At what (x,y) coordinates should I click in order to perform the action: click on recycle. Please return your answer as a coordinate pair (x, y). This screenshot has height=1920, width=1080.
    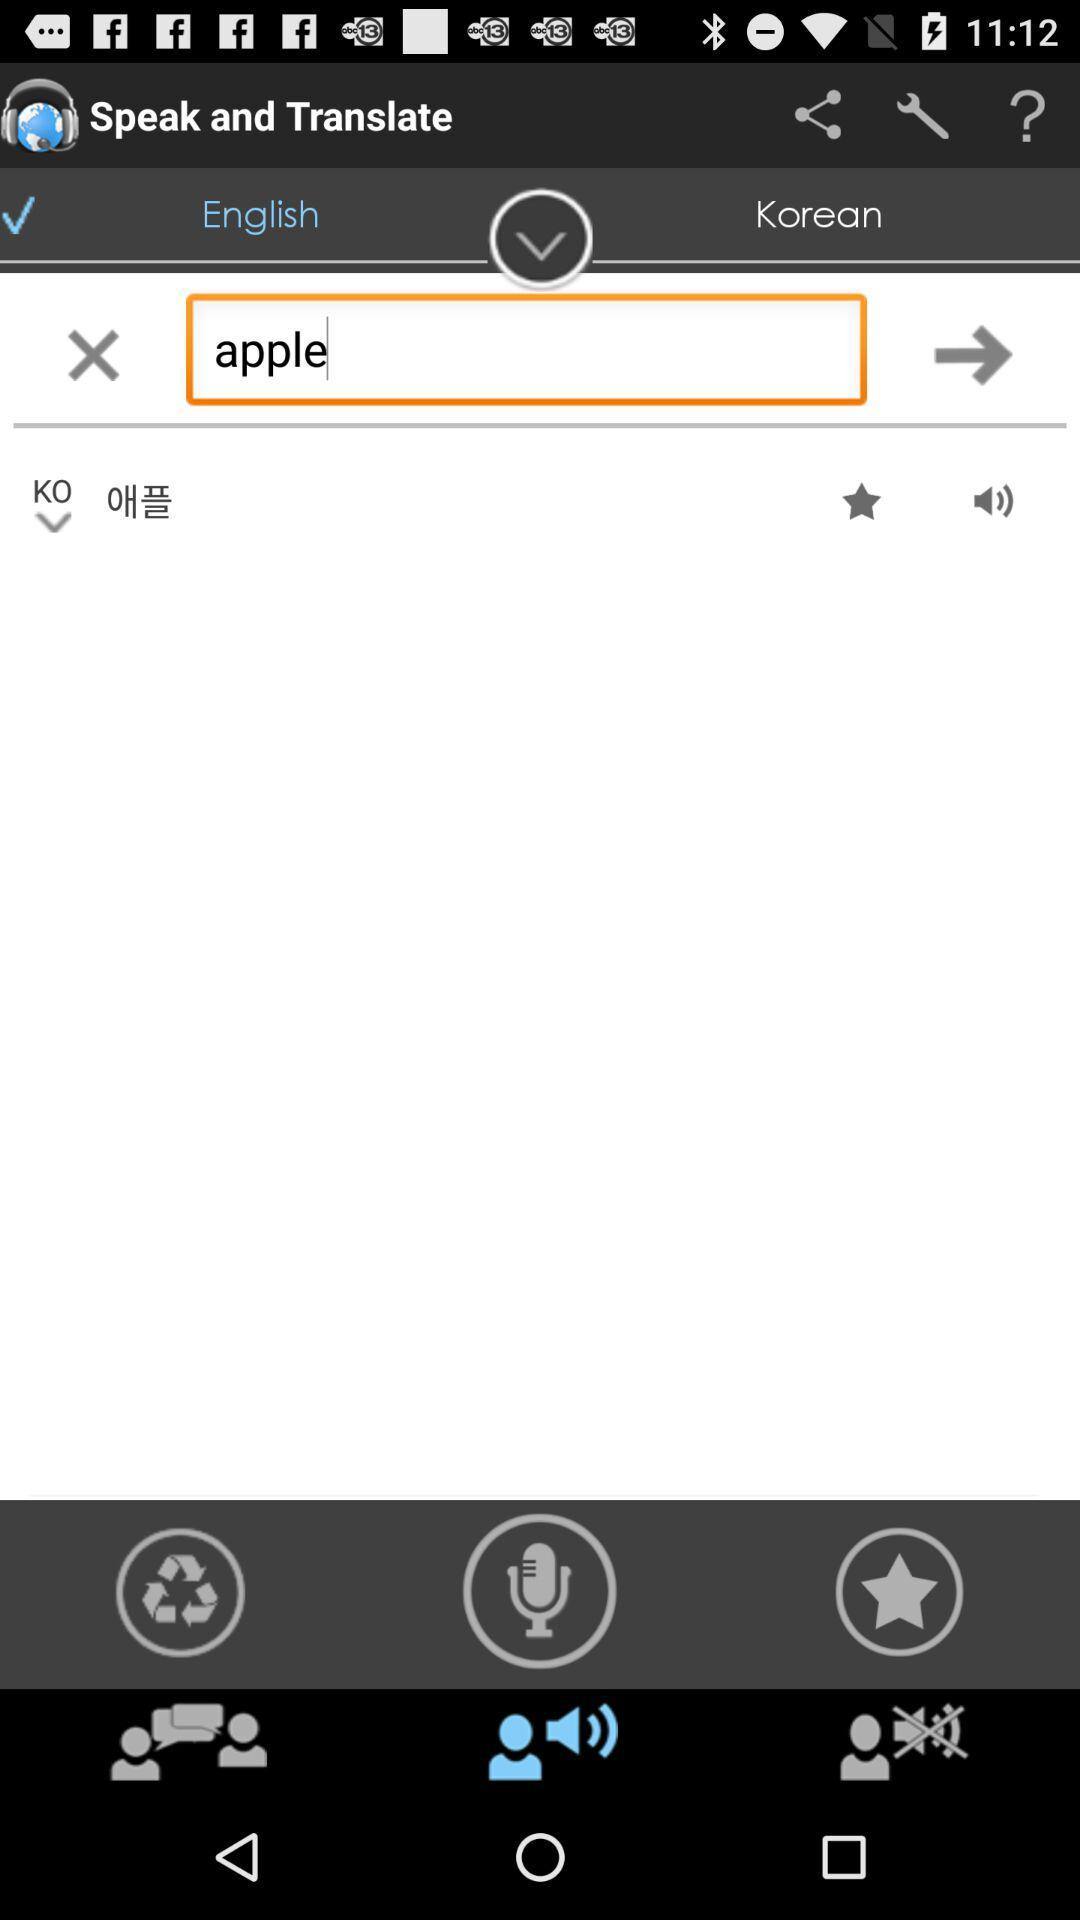
    Looking at the image, I should click on (180, 1590).